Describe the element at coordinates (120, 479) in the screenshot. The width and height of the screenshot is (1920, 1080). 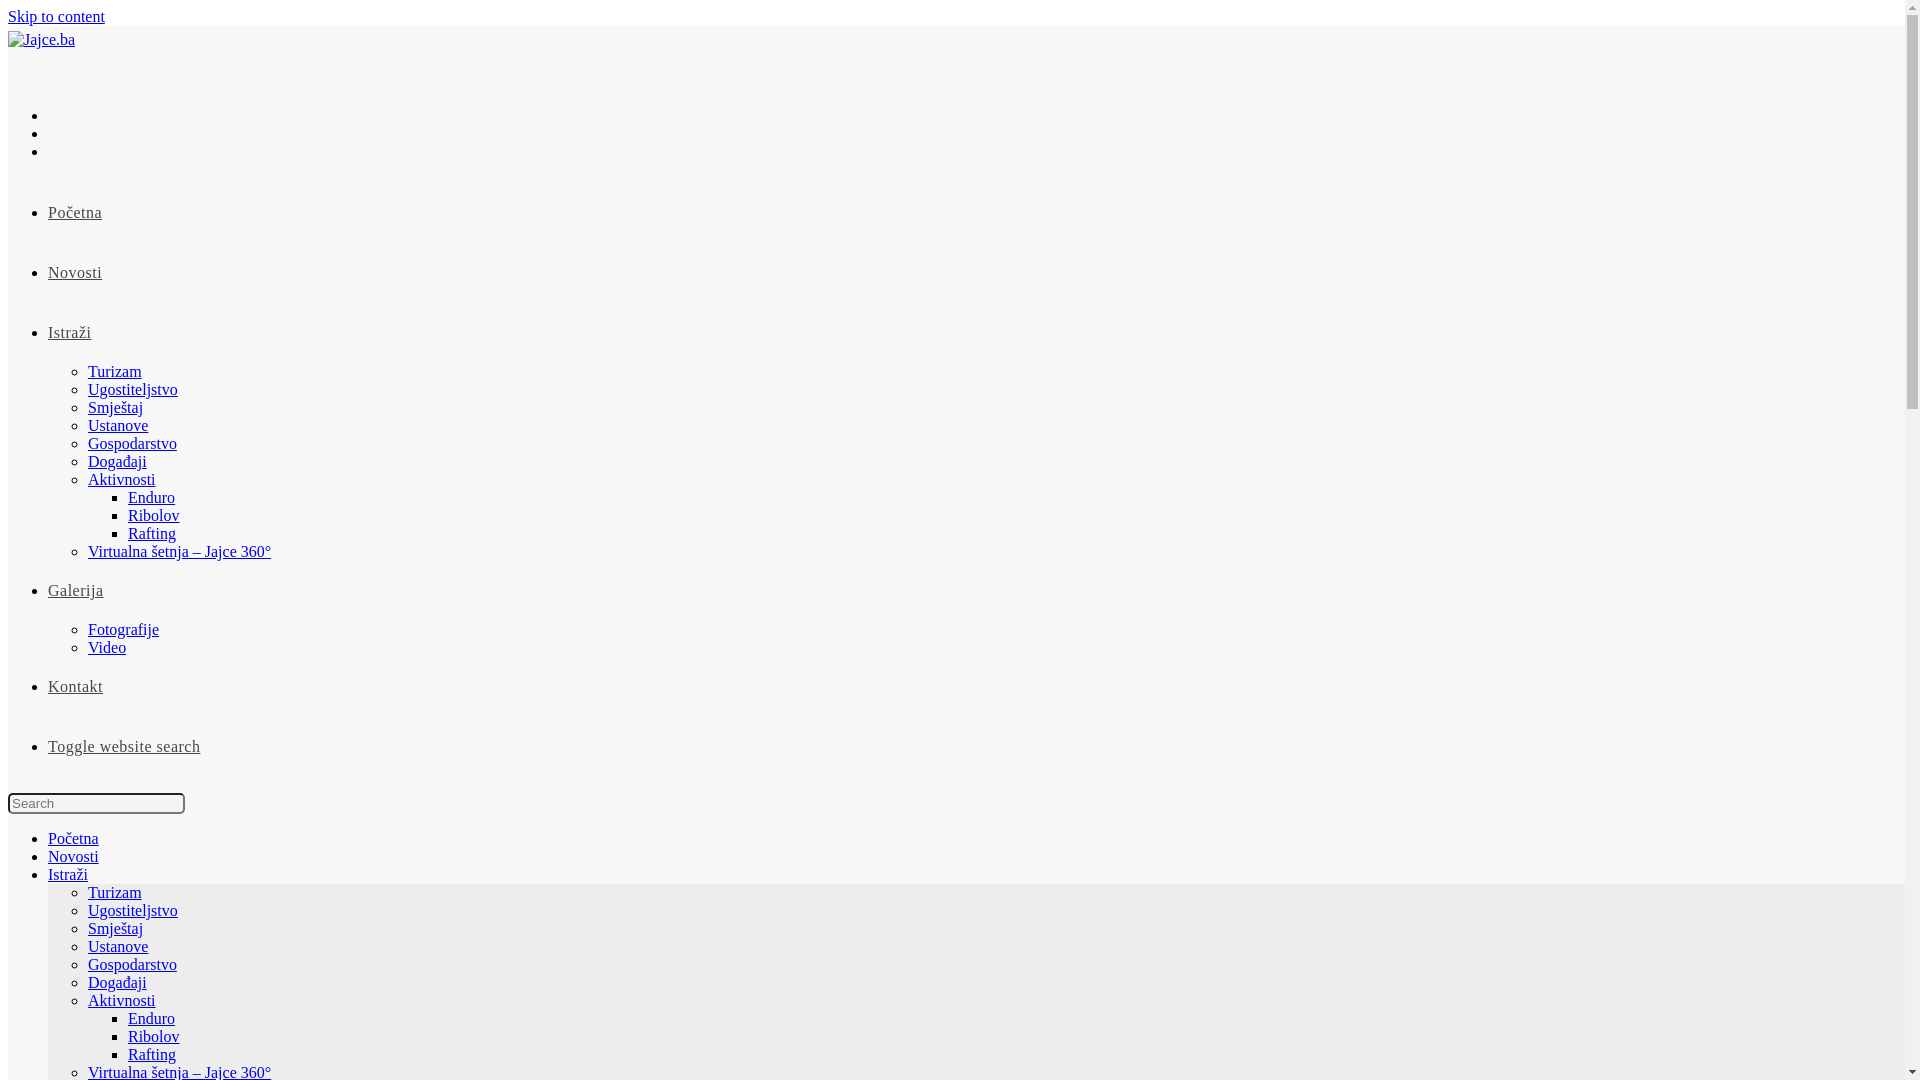
I see `'Aktivnosti'` at that location.